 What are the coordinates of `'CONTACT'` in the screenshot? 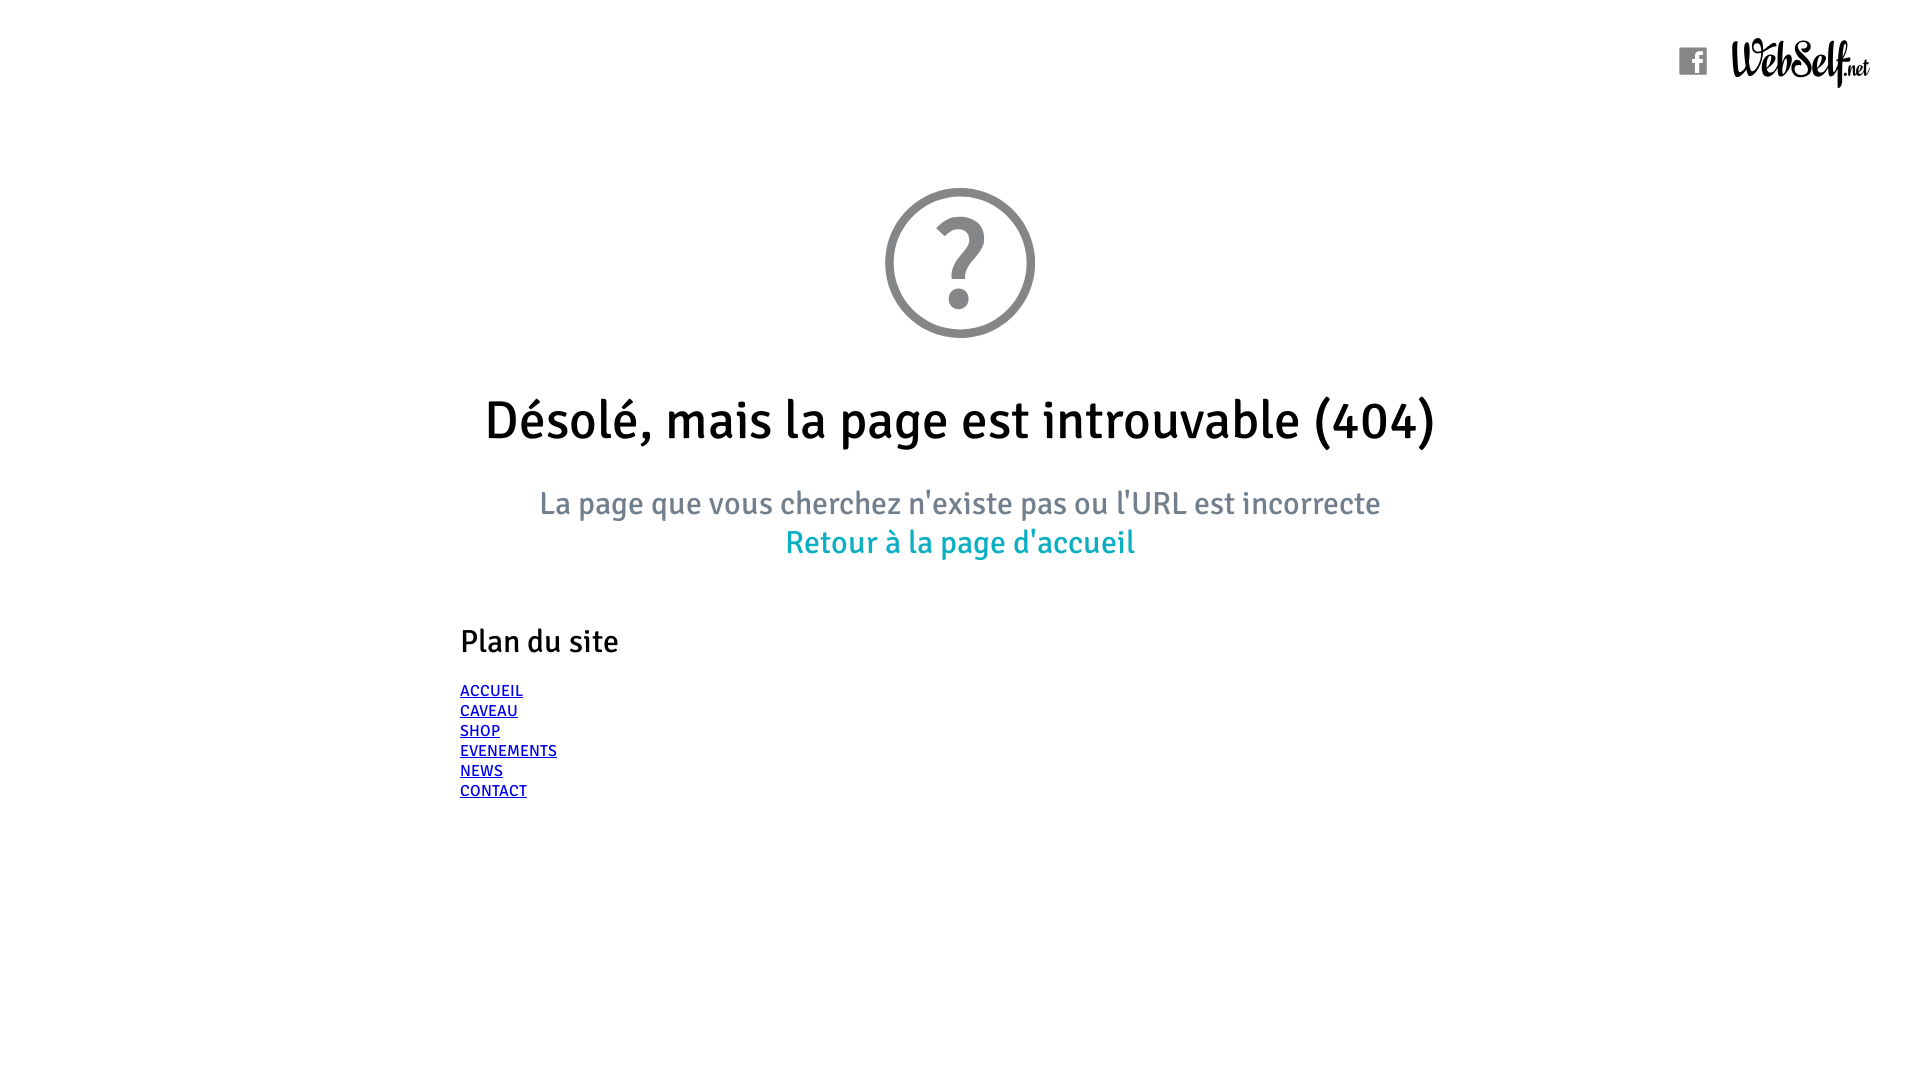 It's located at (459, 789).